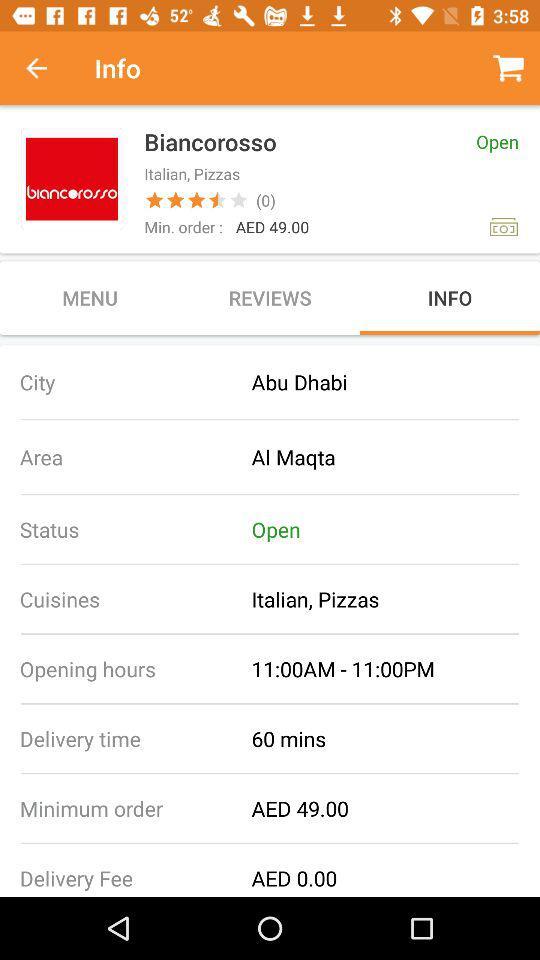 The height and width of the screenshot is (960, 540). I want to click on al maqta icon, so click(395, 457).